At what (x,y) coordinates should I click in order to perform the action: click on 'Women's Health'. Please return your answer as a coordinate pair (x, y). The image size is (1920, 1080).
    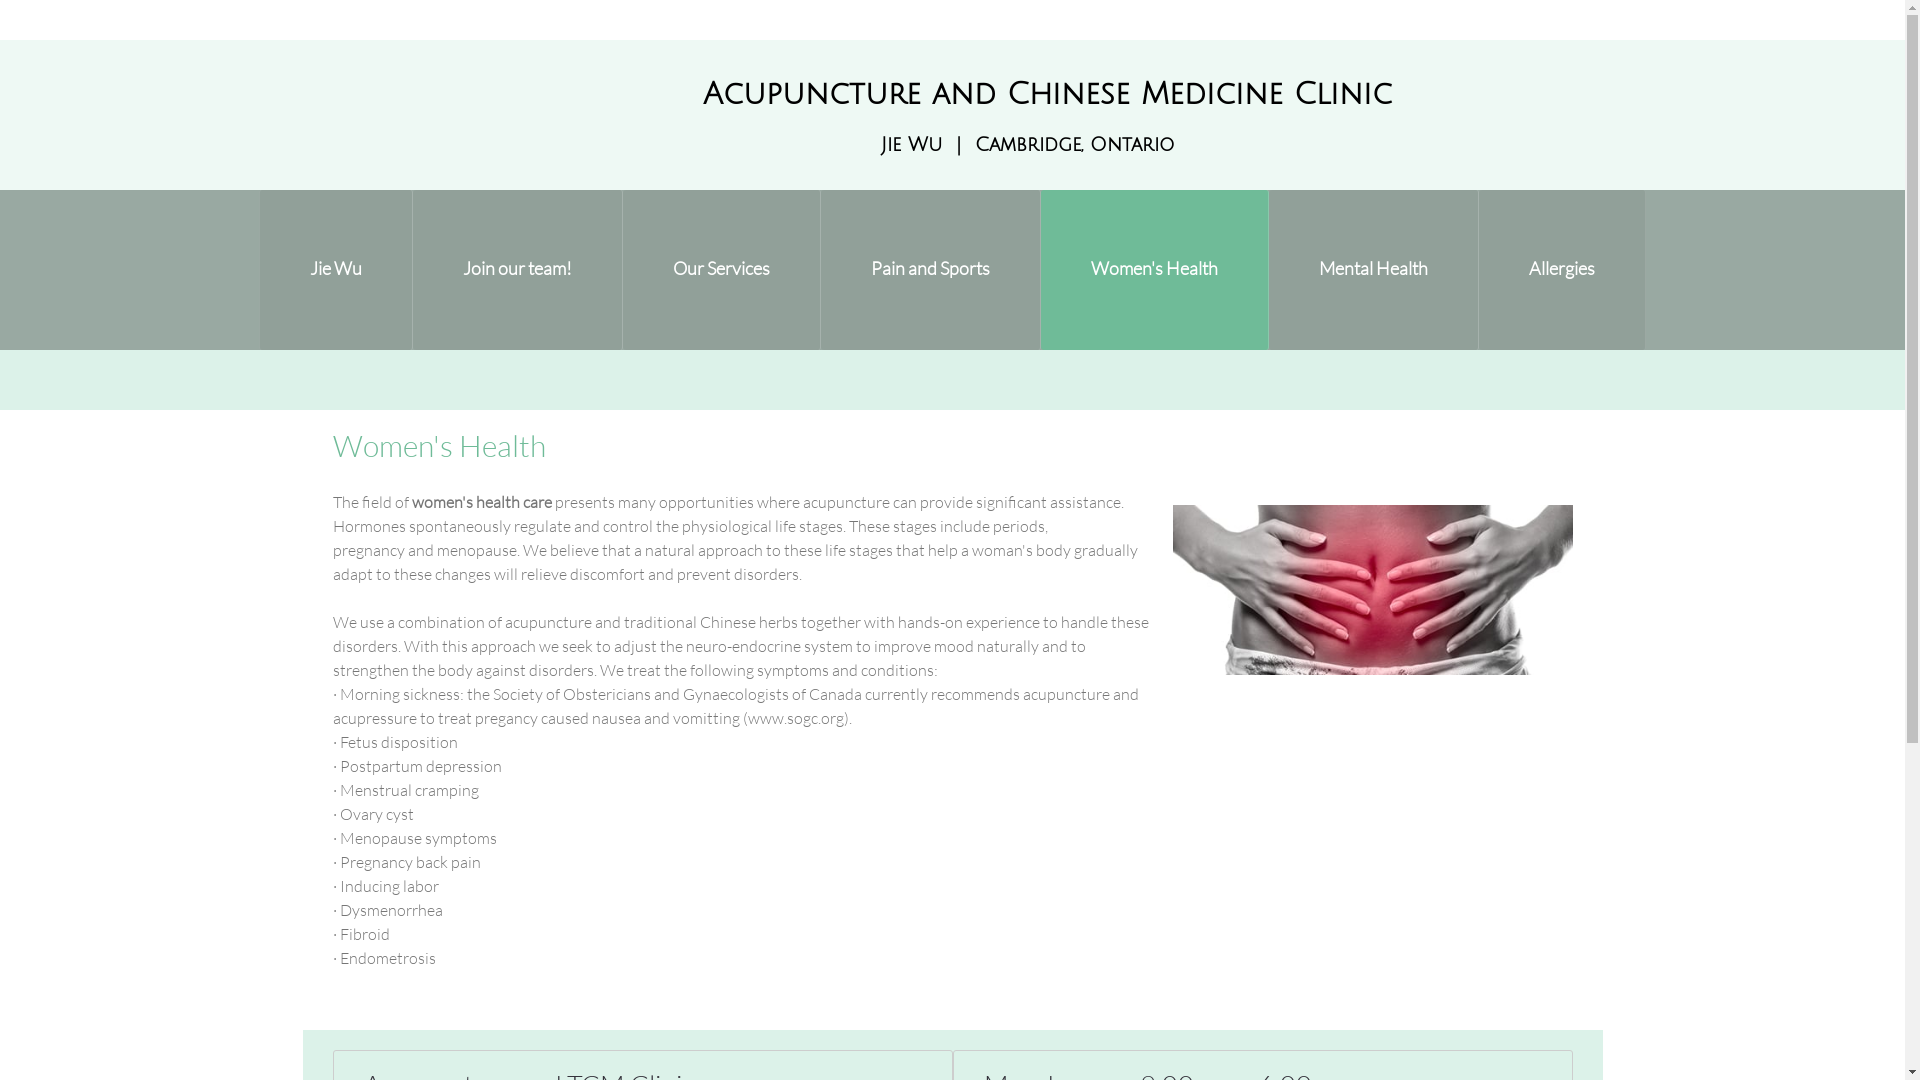
    Looking at the image, I should click on (1155, 270).